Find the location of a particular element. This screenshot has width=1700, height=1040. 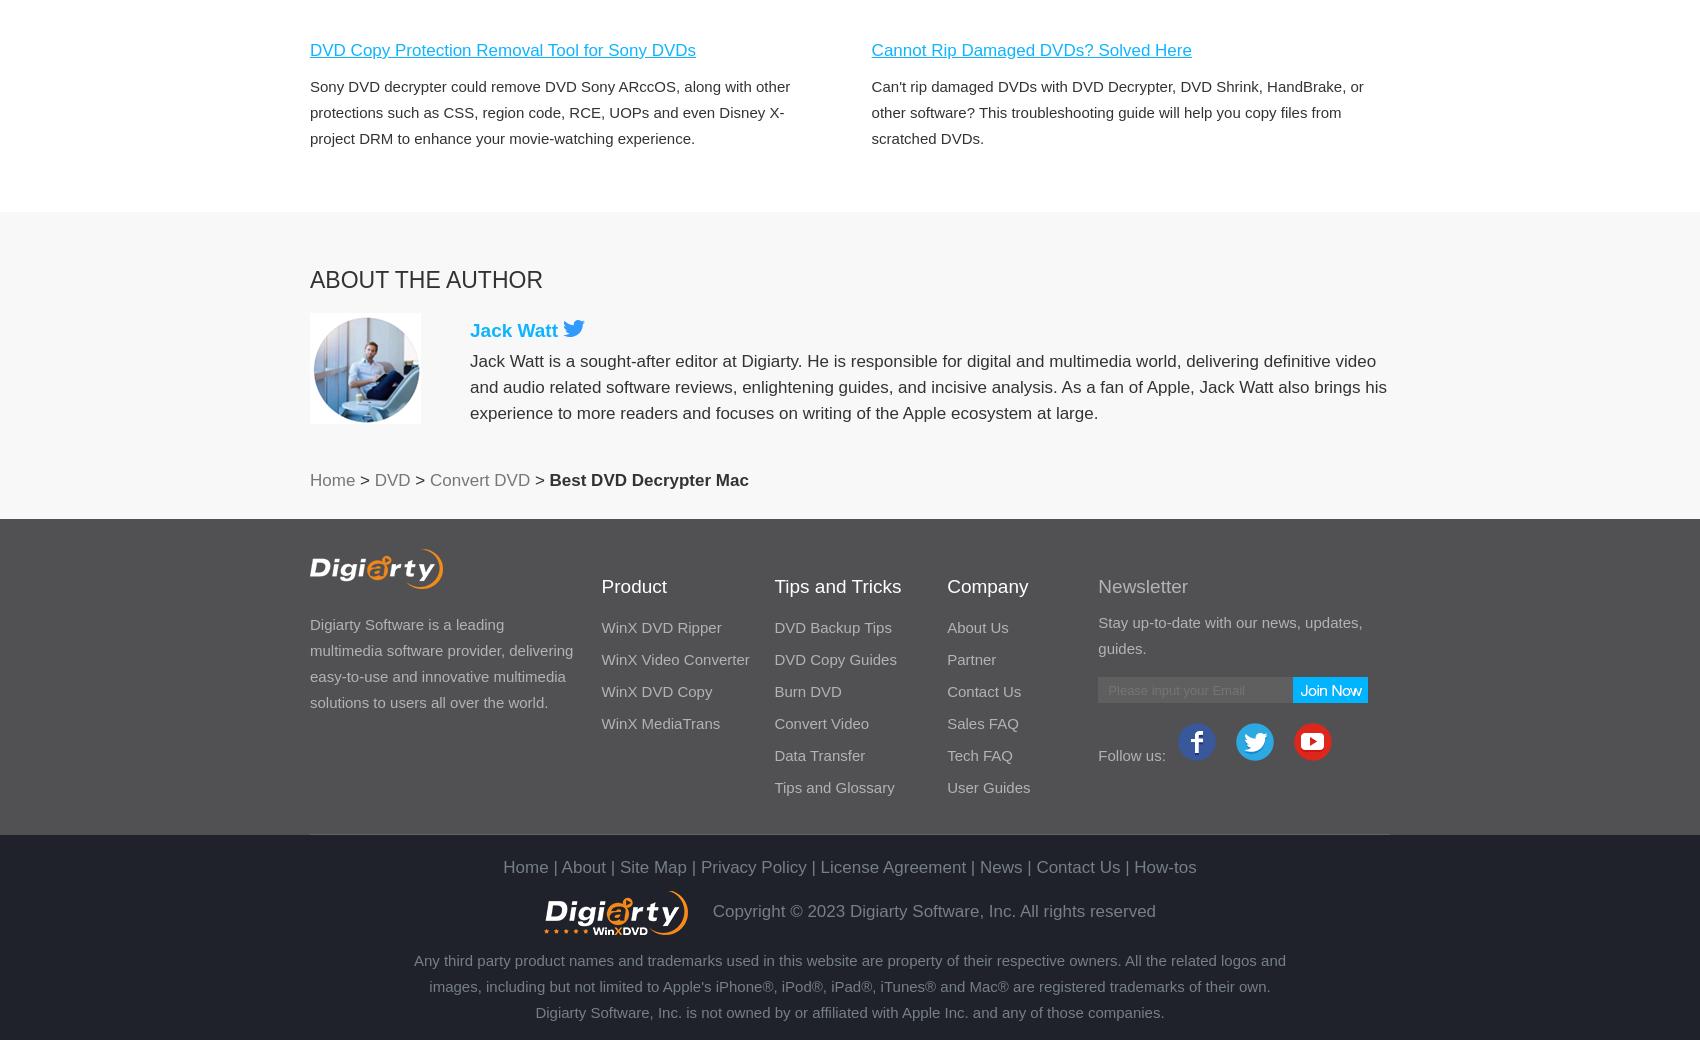

'About Us' is located at coordinates (976, 626).